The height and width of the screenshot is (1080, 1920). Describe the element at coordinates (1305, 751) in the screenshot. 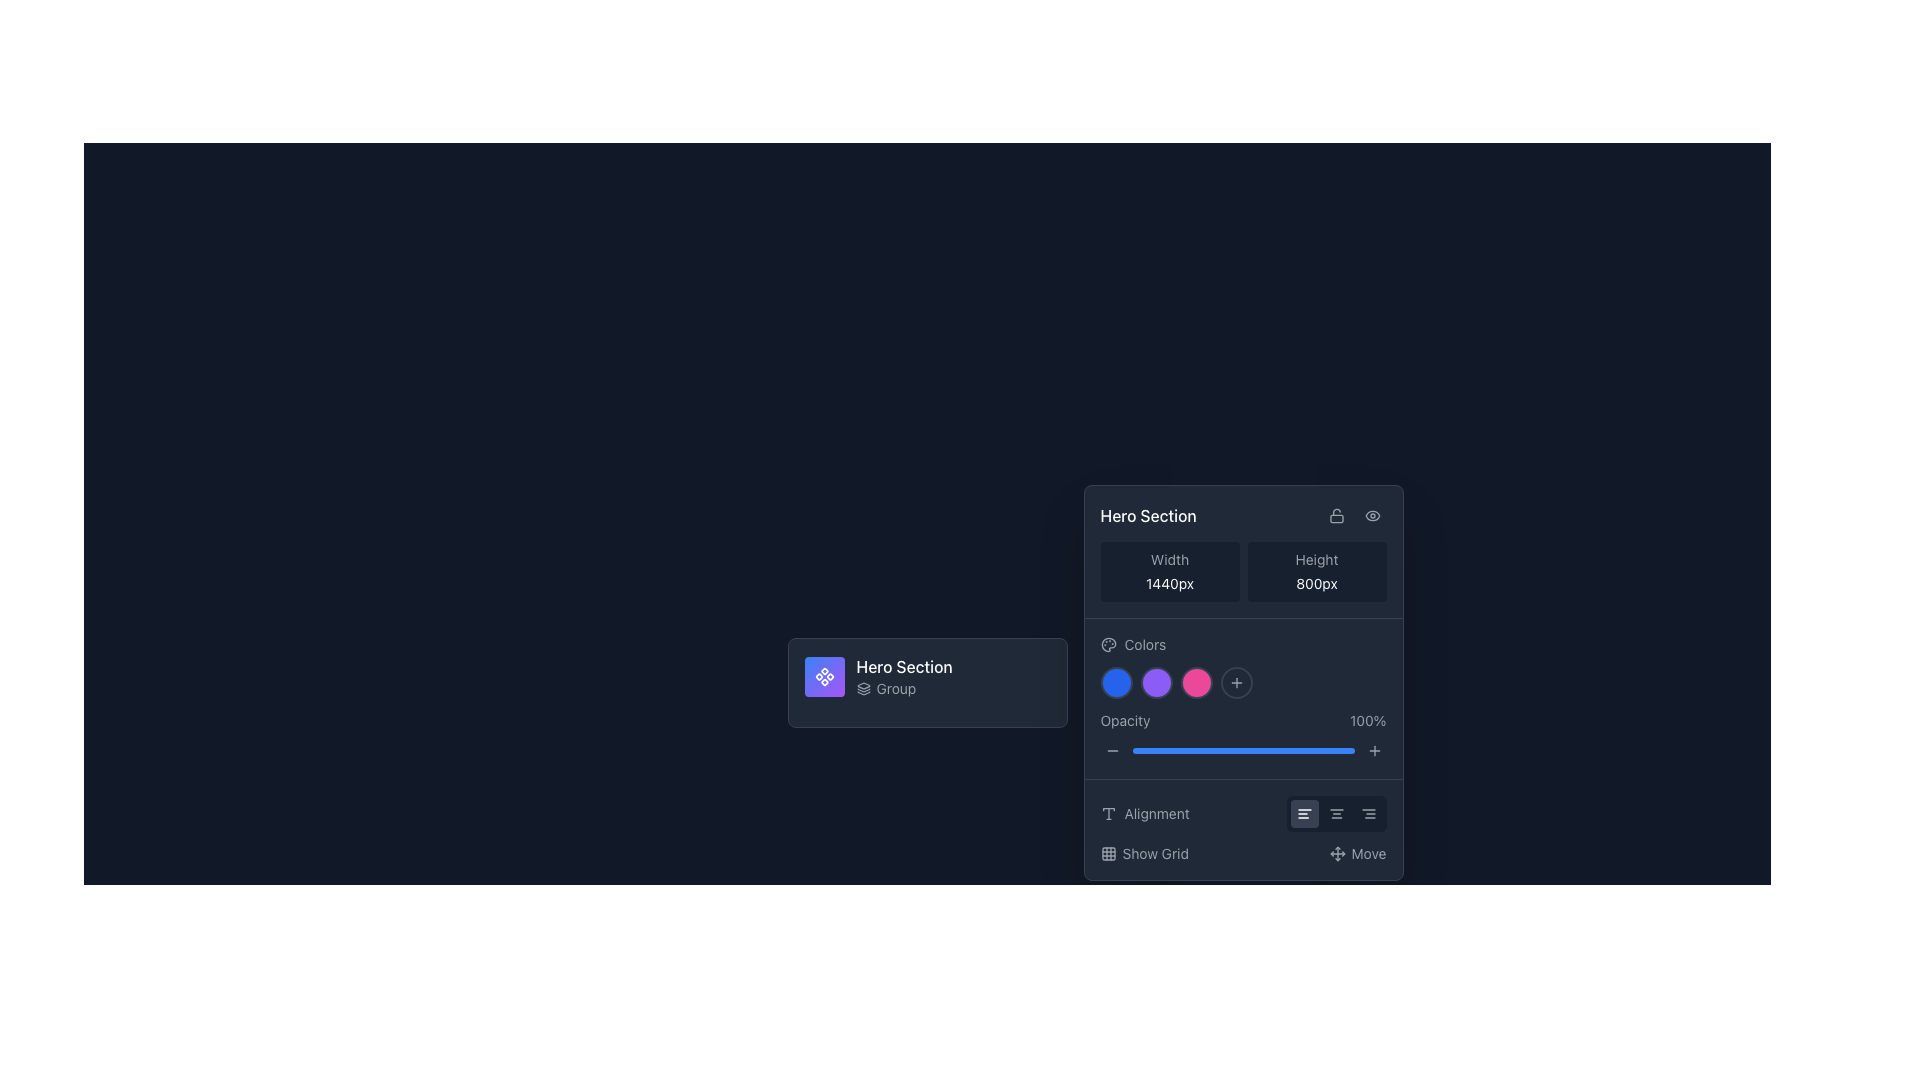

I see `slider` at that location.